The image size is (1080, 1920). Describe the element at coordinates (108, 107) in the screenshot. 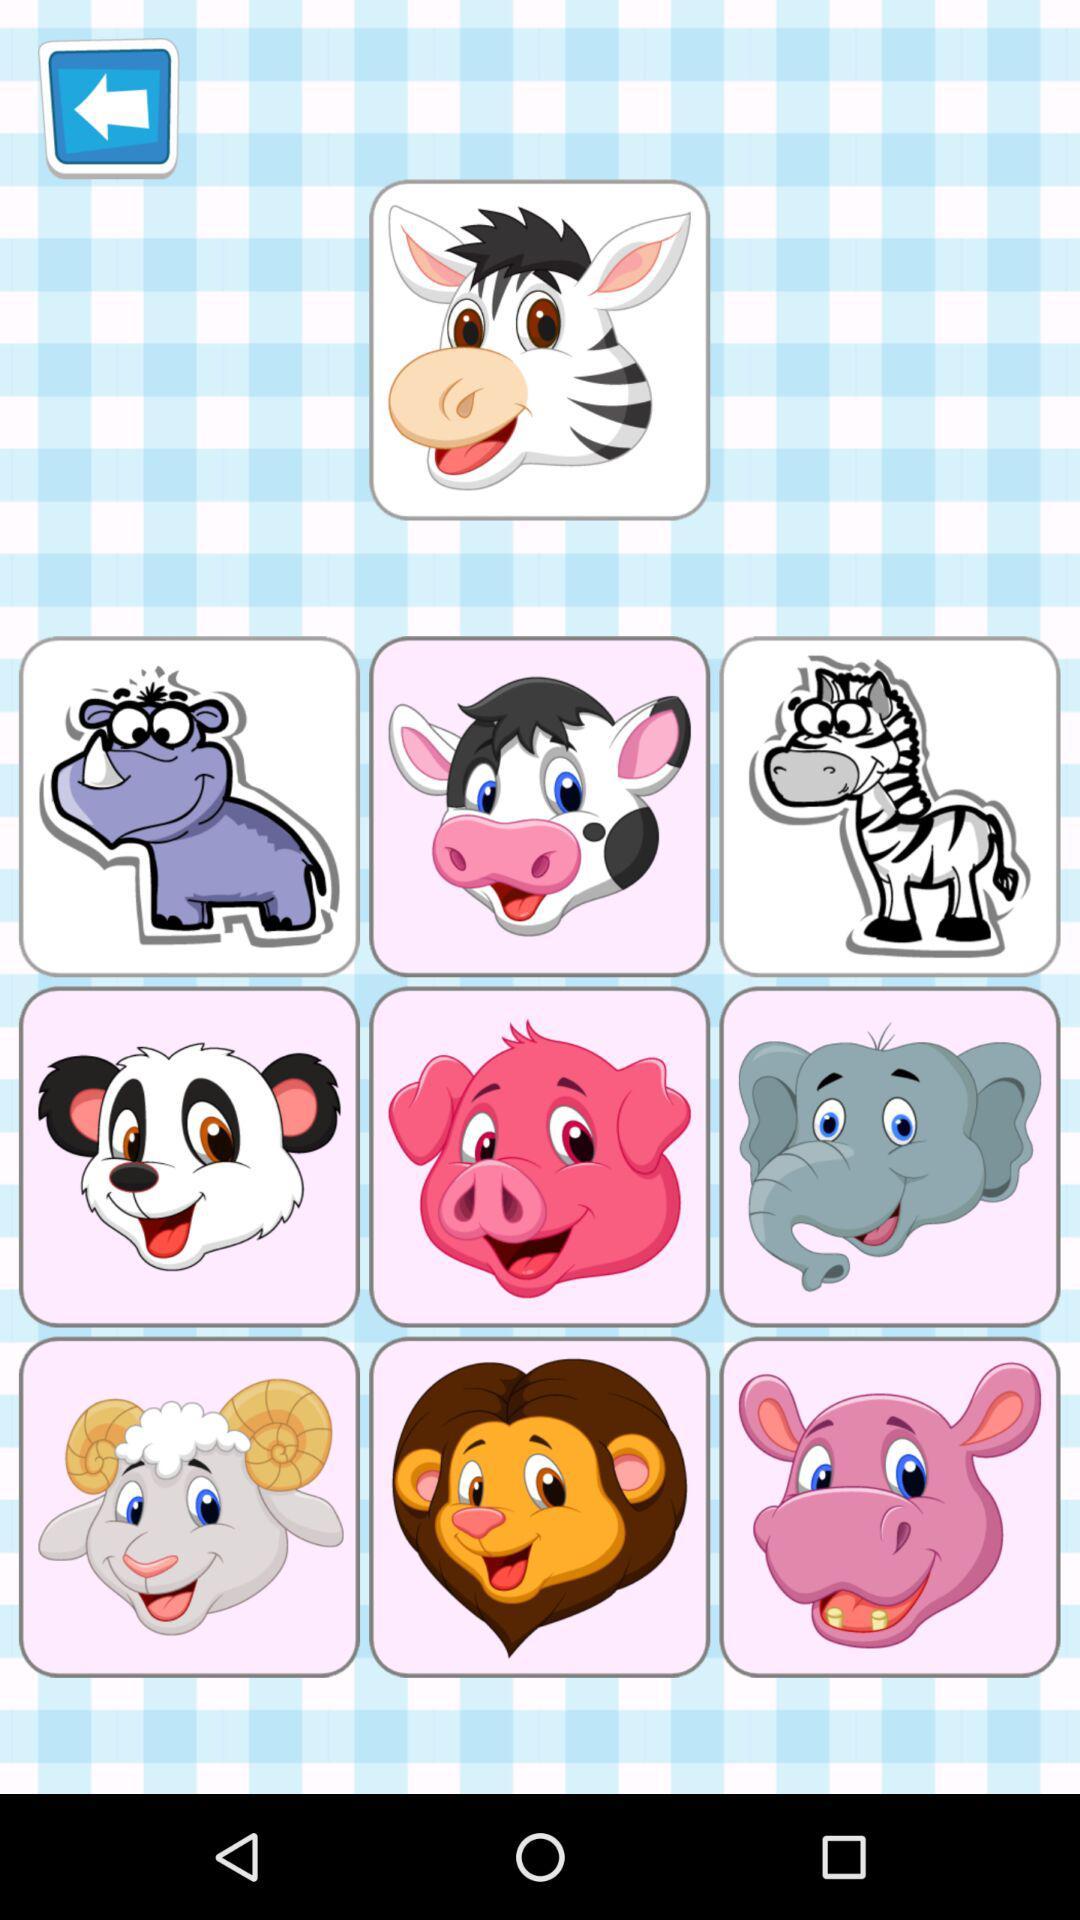

I see `the back button` at that location.